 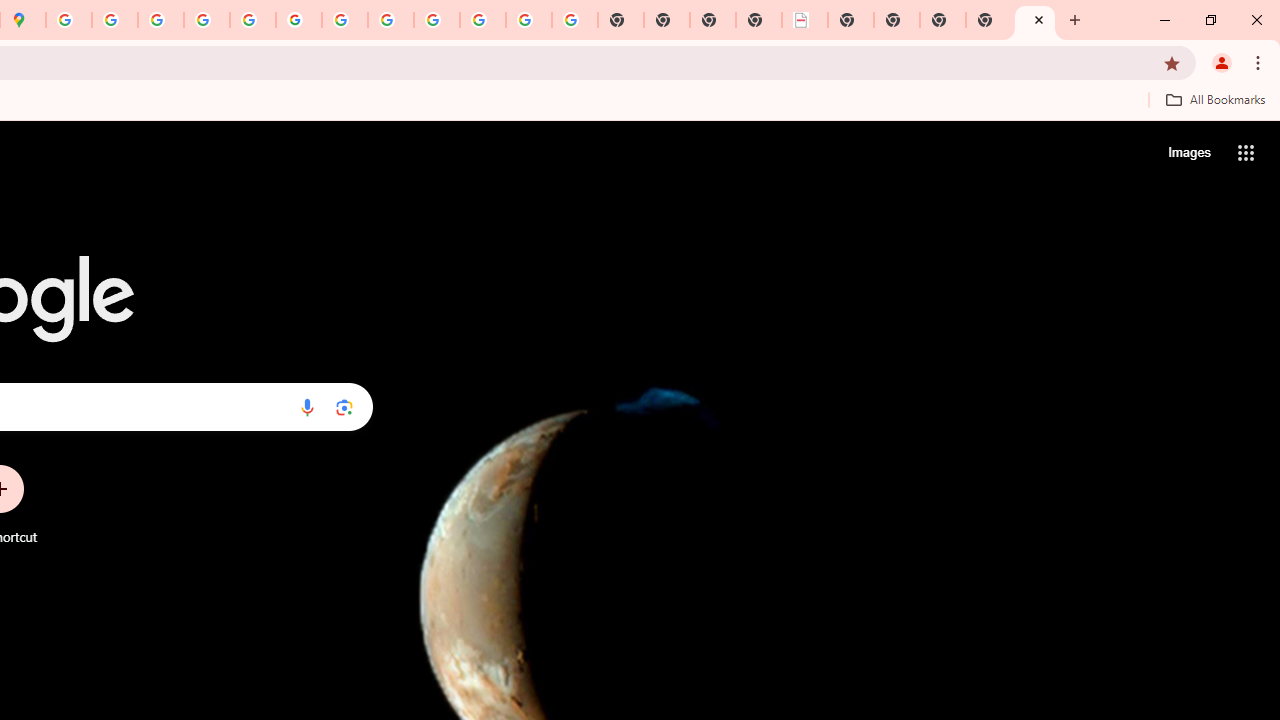 I want to click on 'All Bookmarks', so click(x=1214, y=99).